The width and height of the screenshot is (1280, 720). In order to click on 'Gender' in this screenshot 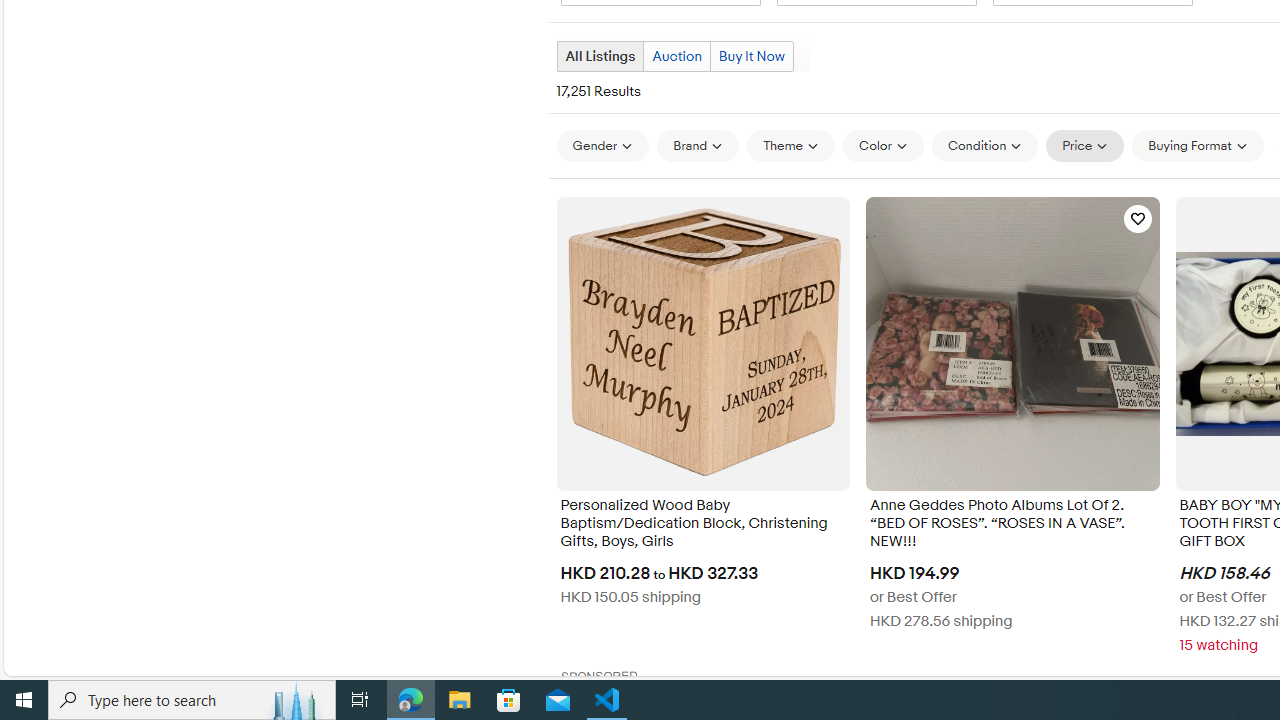, I will do `click(601, 144)`.